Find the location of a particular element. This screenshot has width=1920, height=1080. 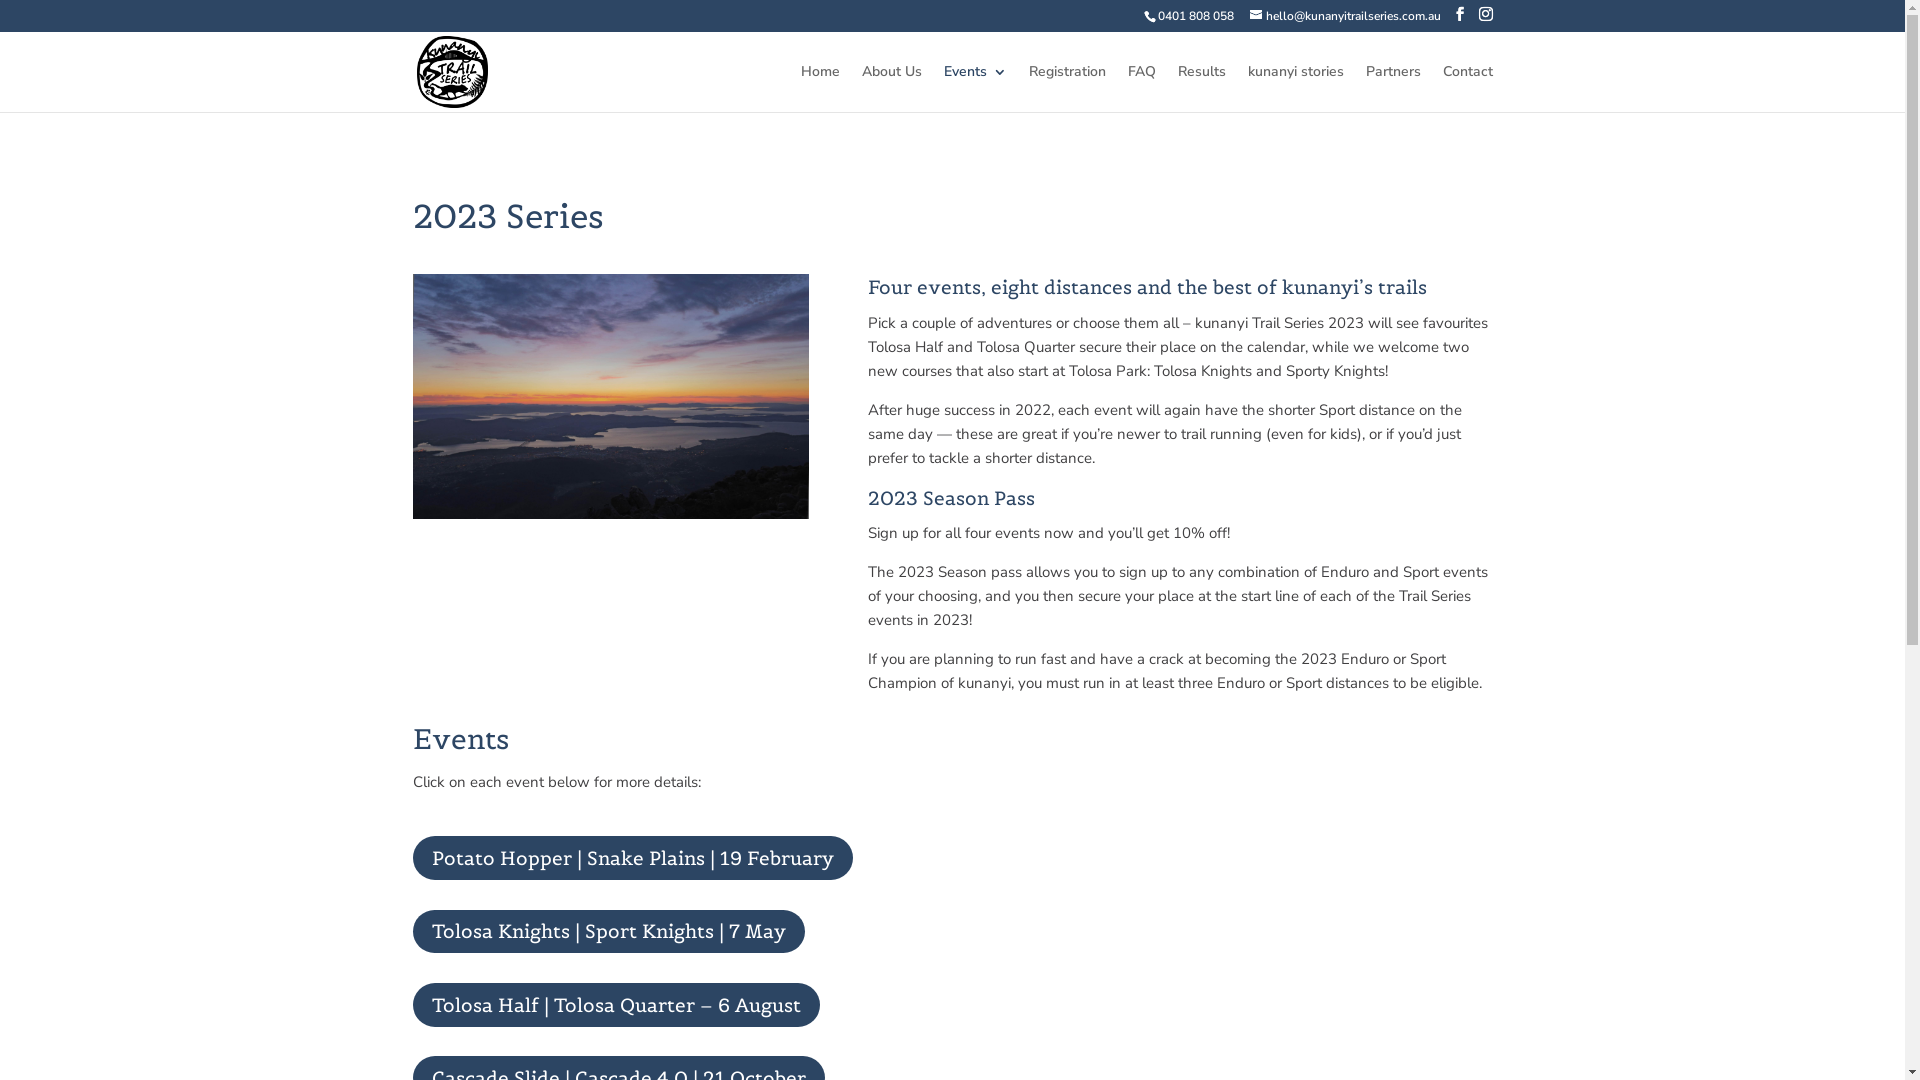

'FAQ' is located at coordinates (1142, 87).